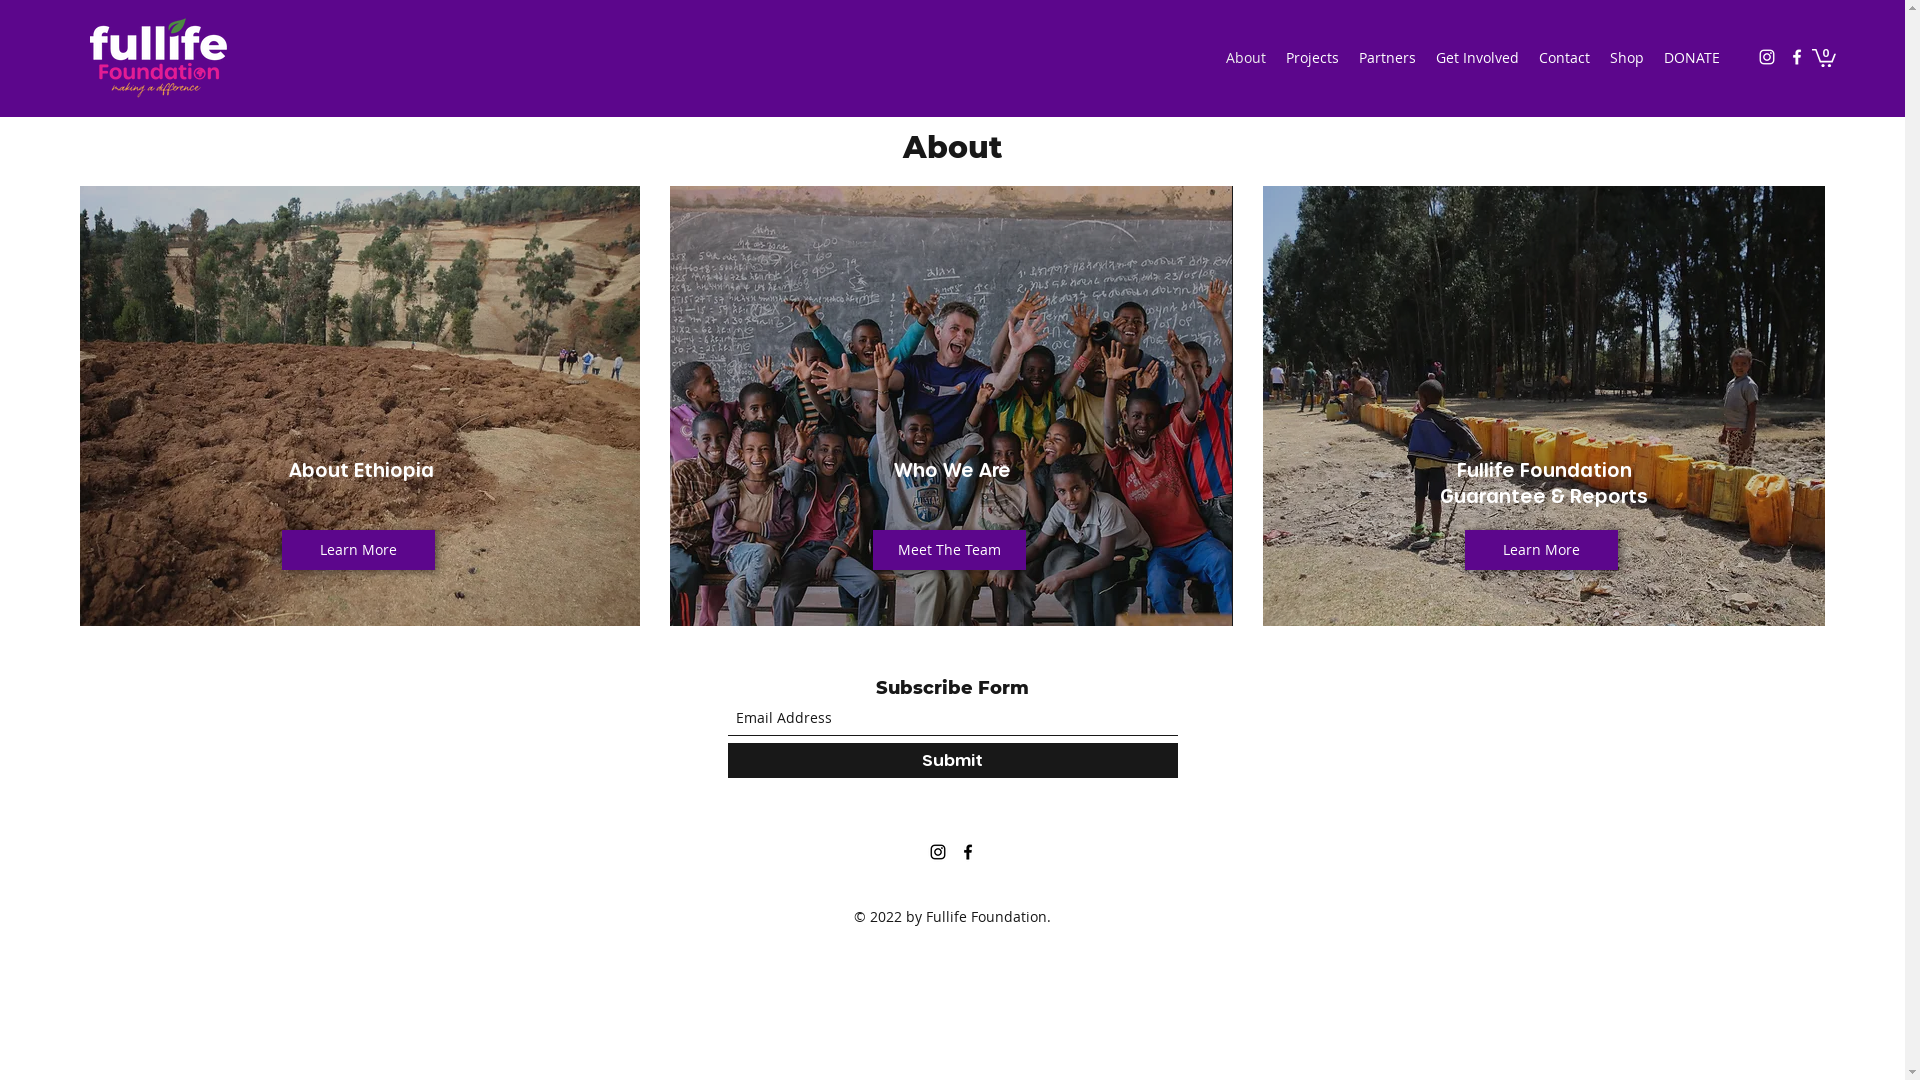  Describe the element at coordinates (1654, 56) in the screenshot. I see `'DONATE'` at that location.